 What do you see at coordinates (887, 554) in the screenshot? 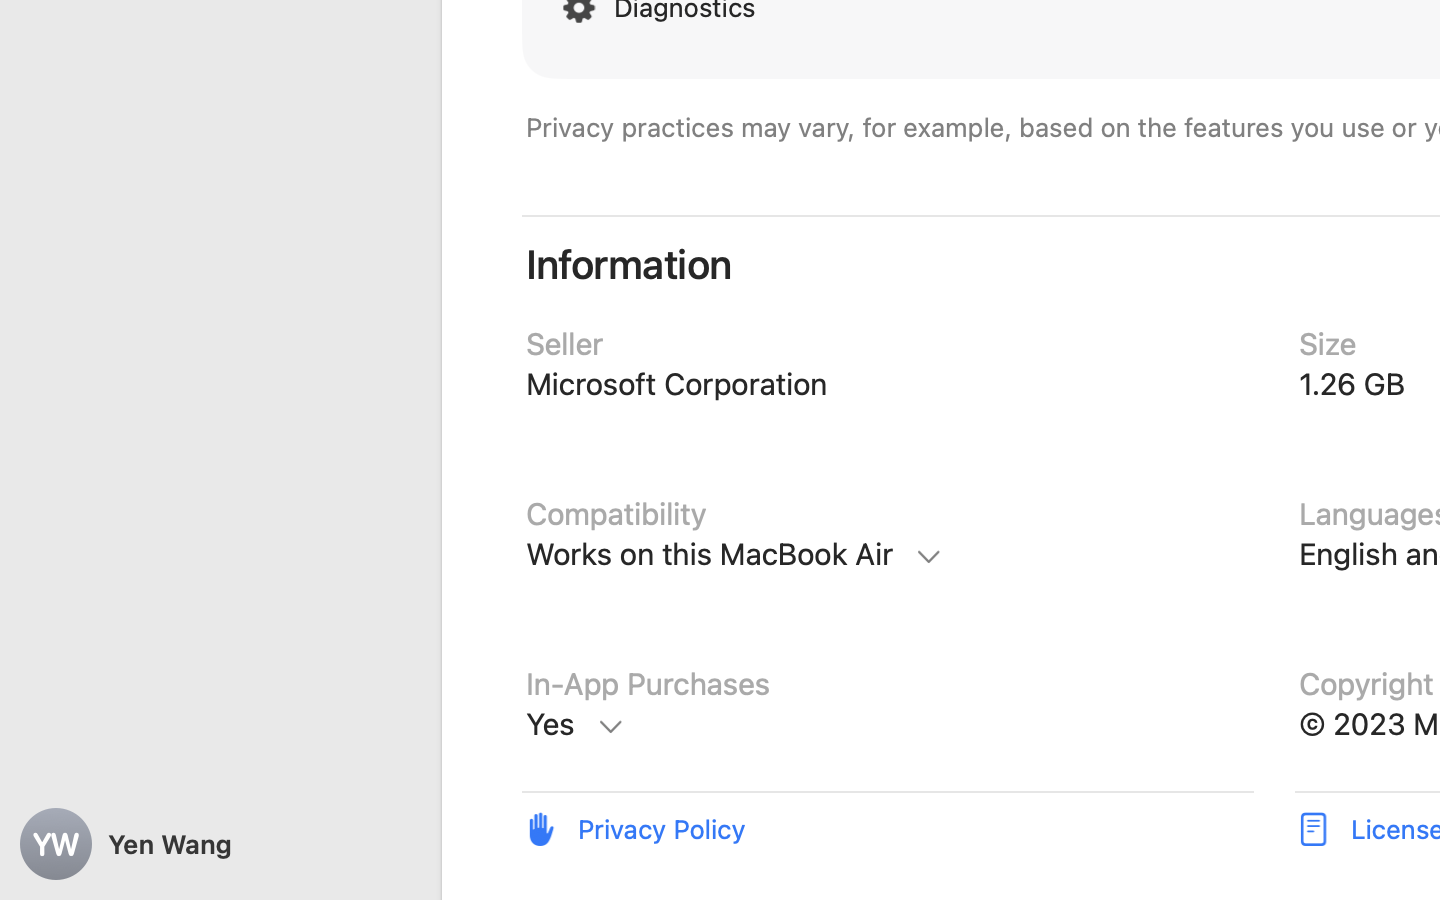
I see `'Compatibility, Mac, Requires macOS 12.0 or later'` at bounding box center [887, 554].